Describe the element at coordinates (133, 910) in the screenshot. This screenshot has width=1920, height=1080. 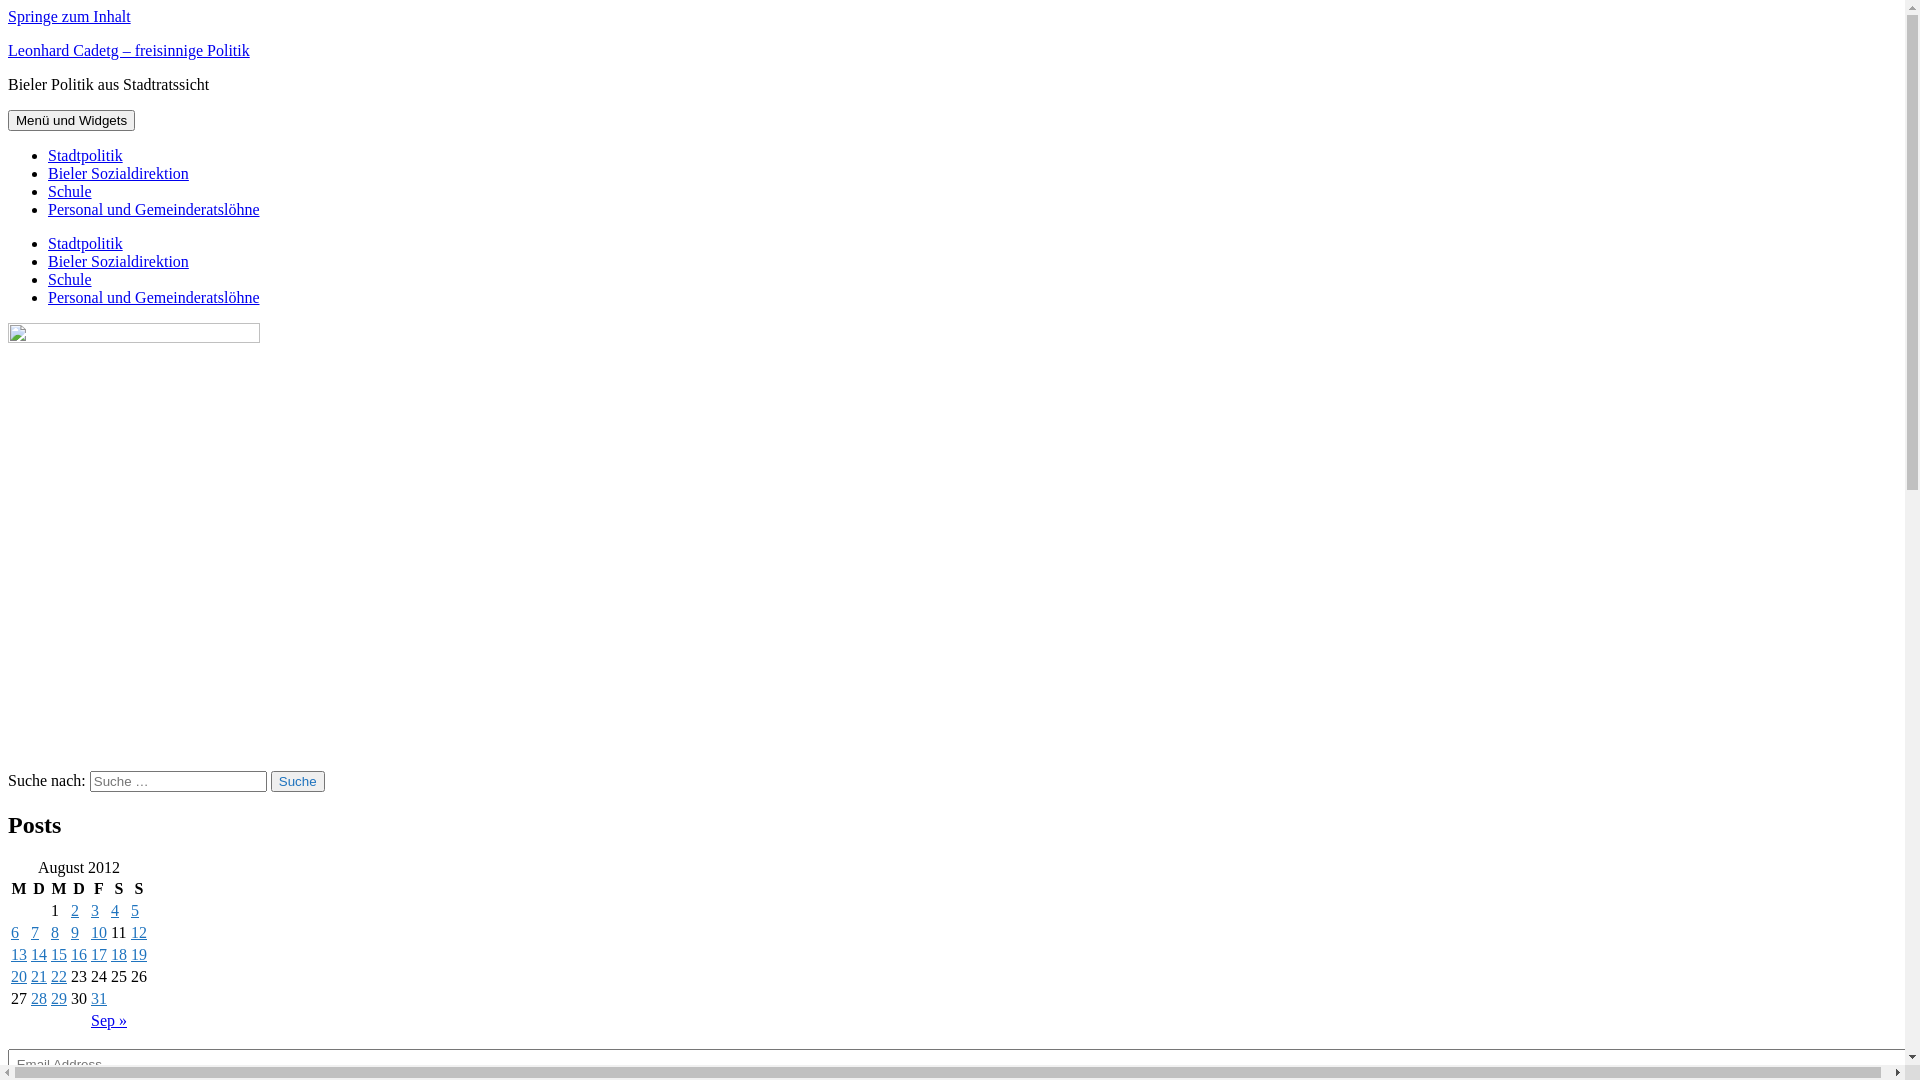
I see `'5'` at that location.